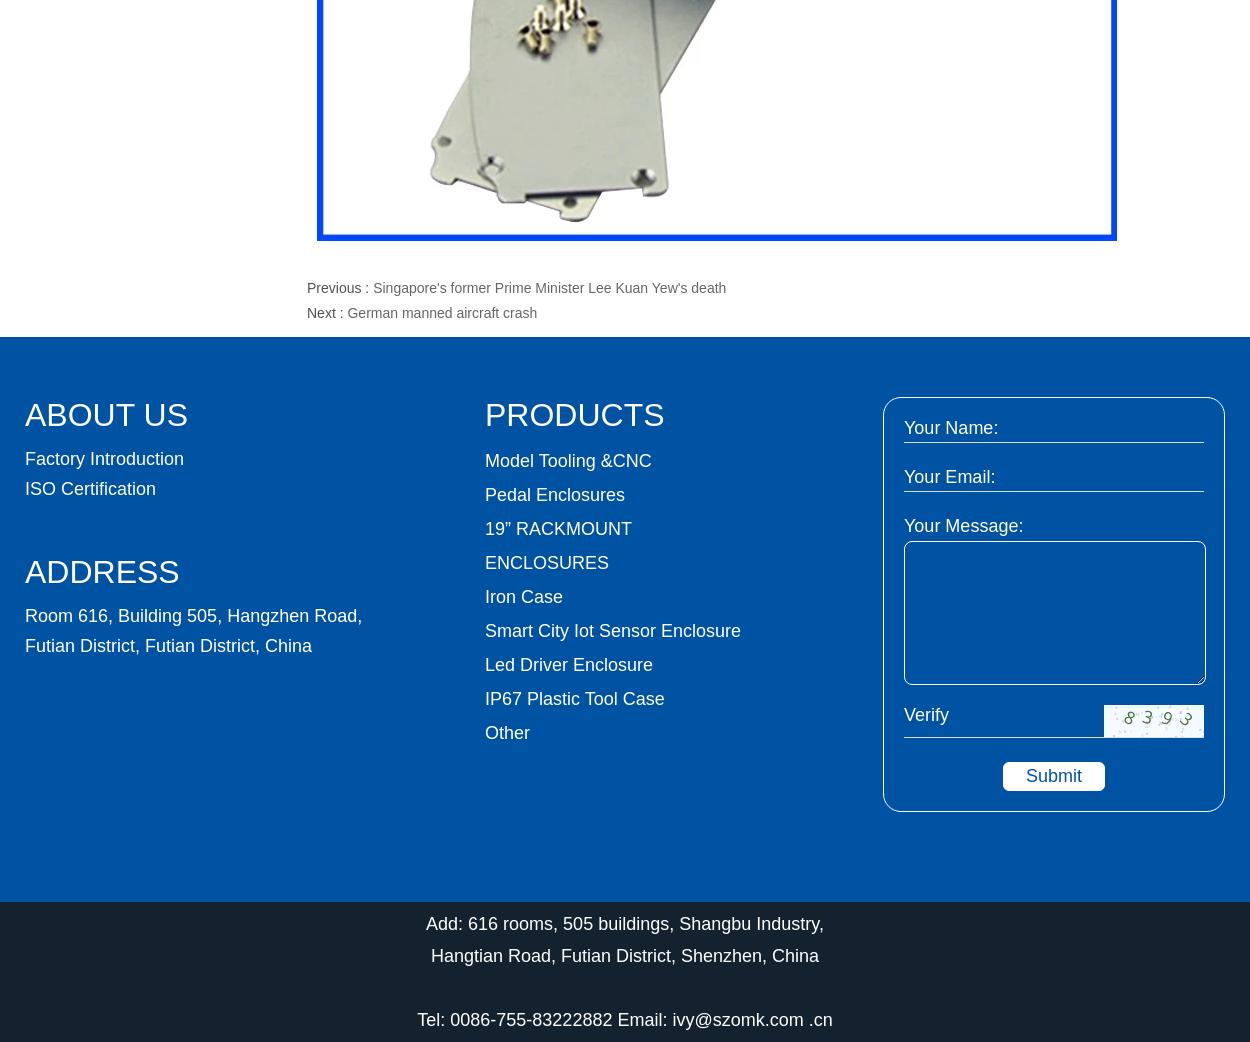  Describe the element at coordinates (441, 313) in the screenshot. I see `'German manned aircraft crash'` at that location.